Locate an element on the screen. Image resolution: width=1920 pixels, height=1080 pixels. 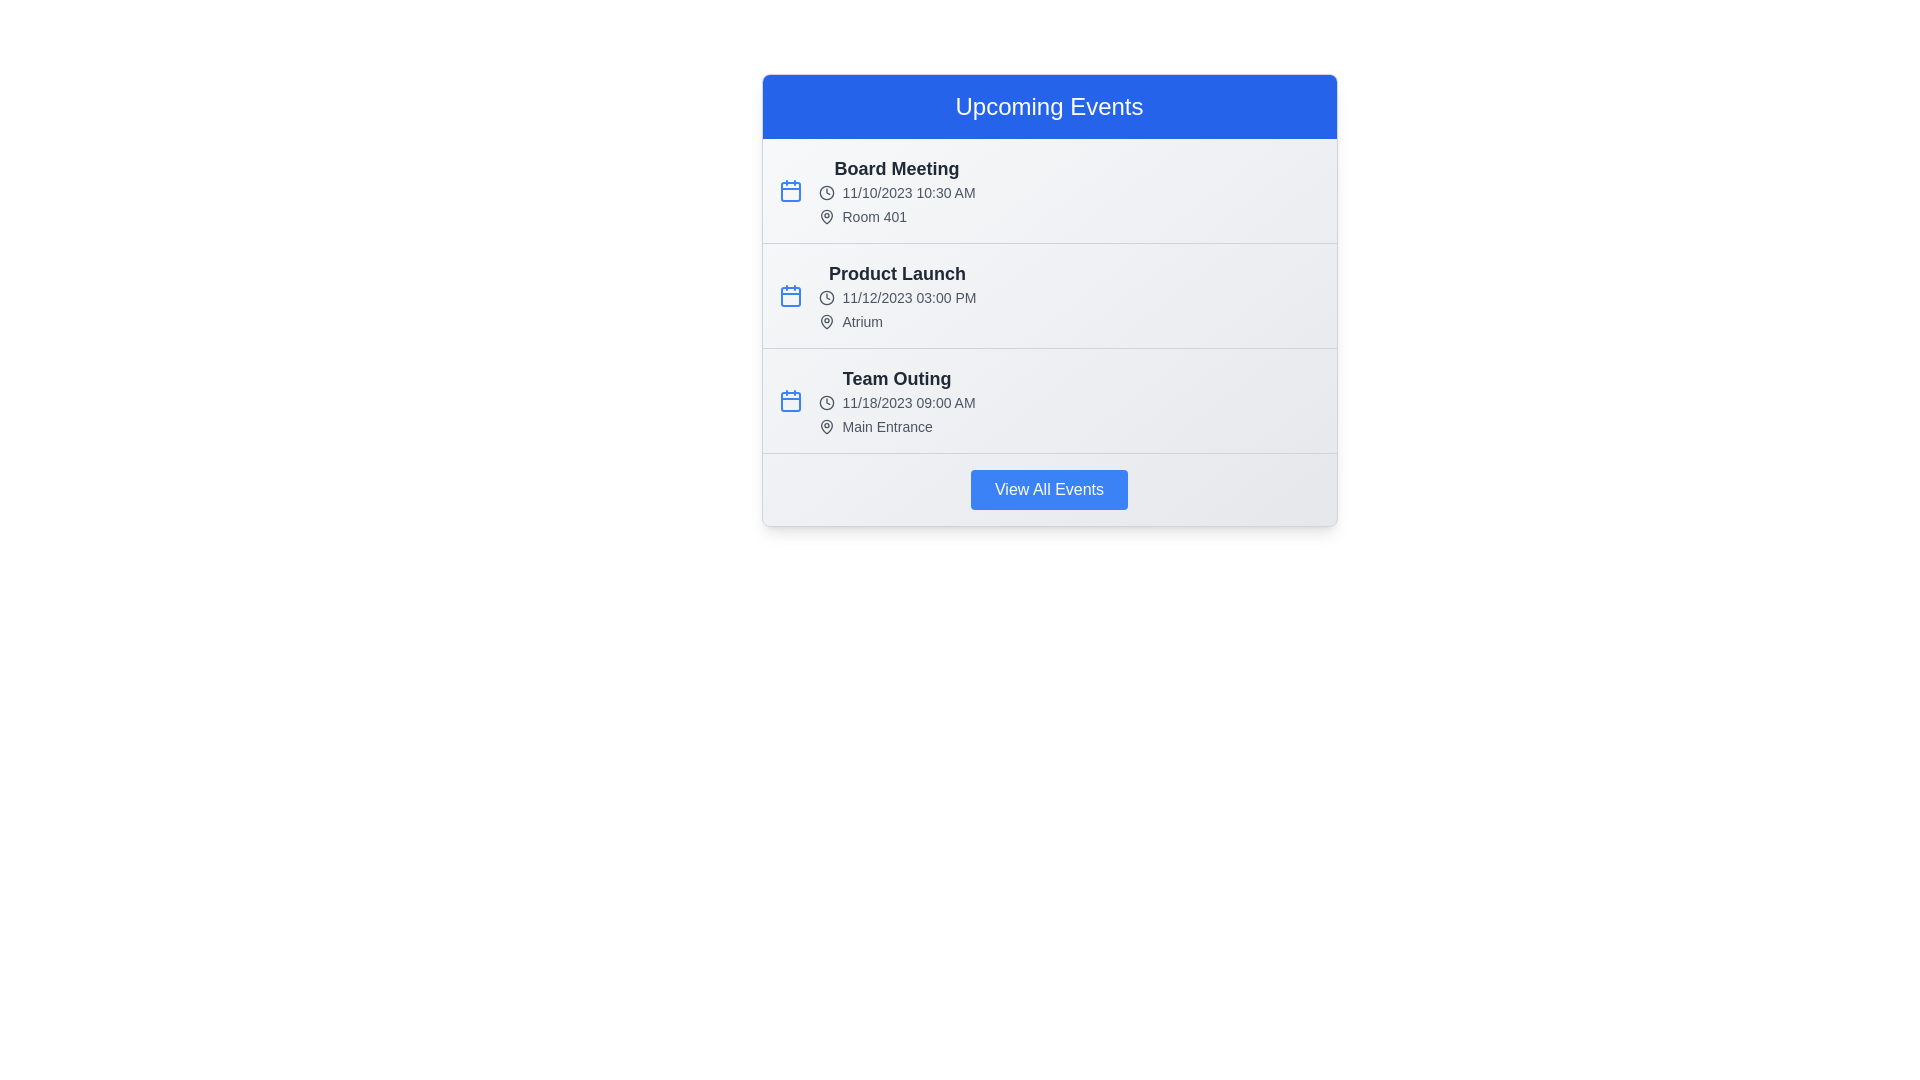
the small, circular location pin icon that is placed to the left of the text 'Main Entrance.' is located at coordinates (826, 426).